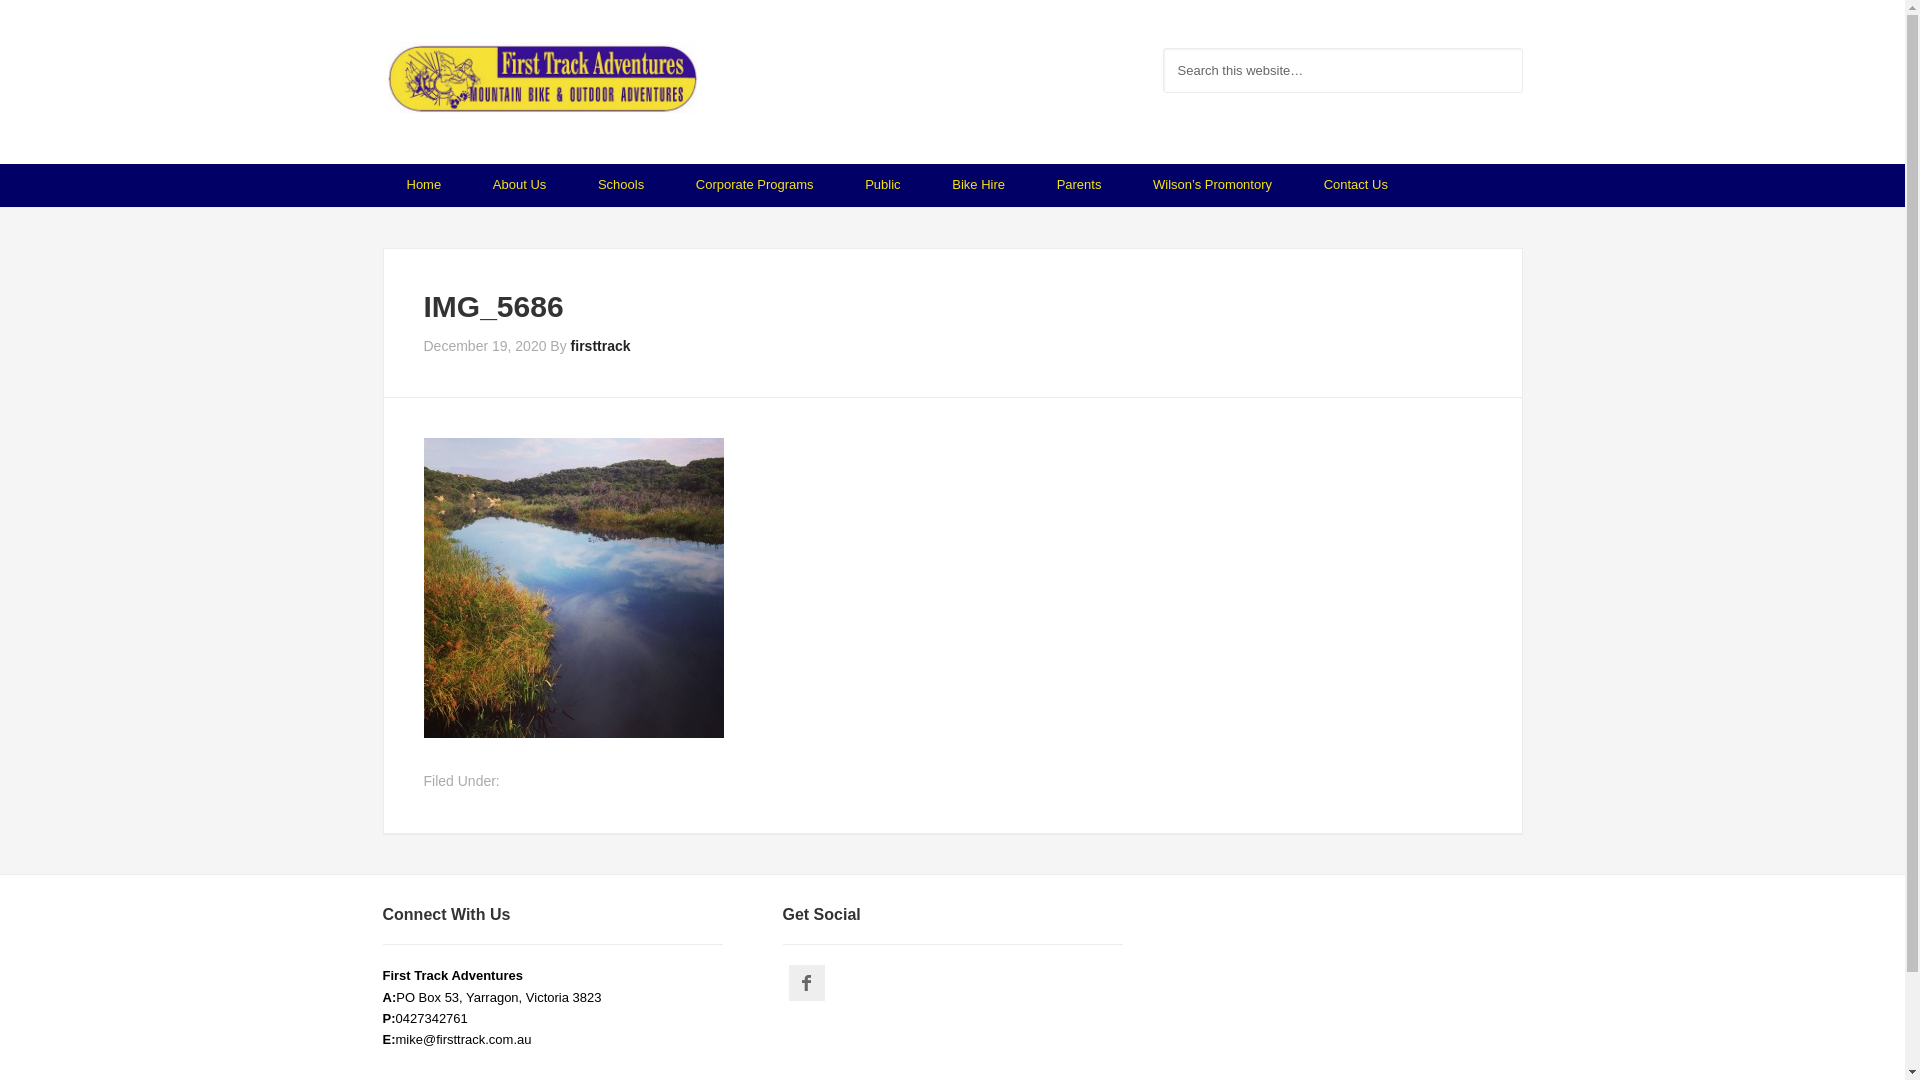  Describe the element at coordinates (573, 185) in the screenshot. I see `'Schools'` at that location.